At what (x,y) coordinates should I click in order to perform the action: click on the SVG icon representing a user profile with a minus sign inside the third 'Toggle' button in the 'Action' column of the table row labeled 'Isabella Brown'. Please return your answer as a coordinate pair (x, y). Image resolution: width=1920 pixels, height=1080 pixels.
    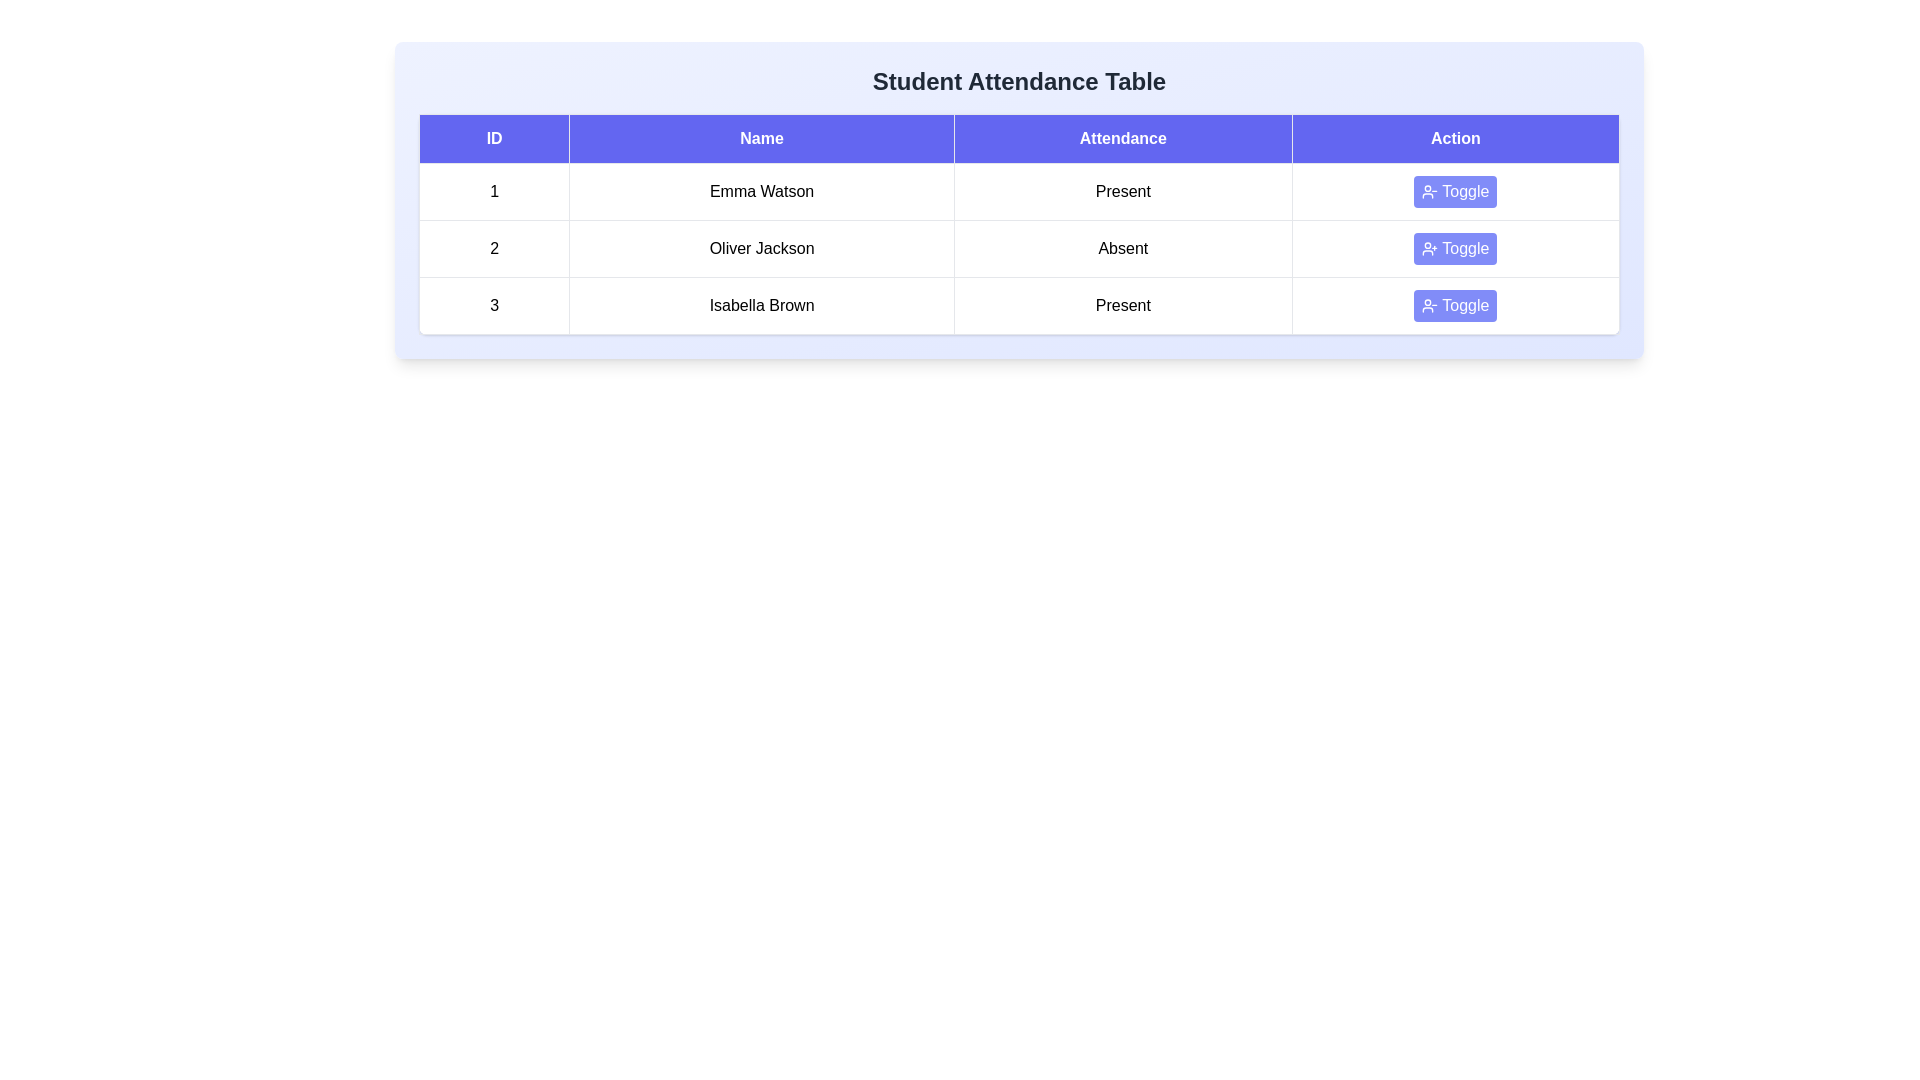
    Looking at the image, I should click on (1429, 305).